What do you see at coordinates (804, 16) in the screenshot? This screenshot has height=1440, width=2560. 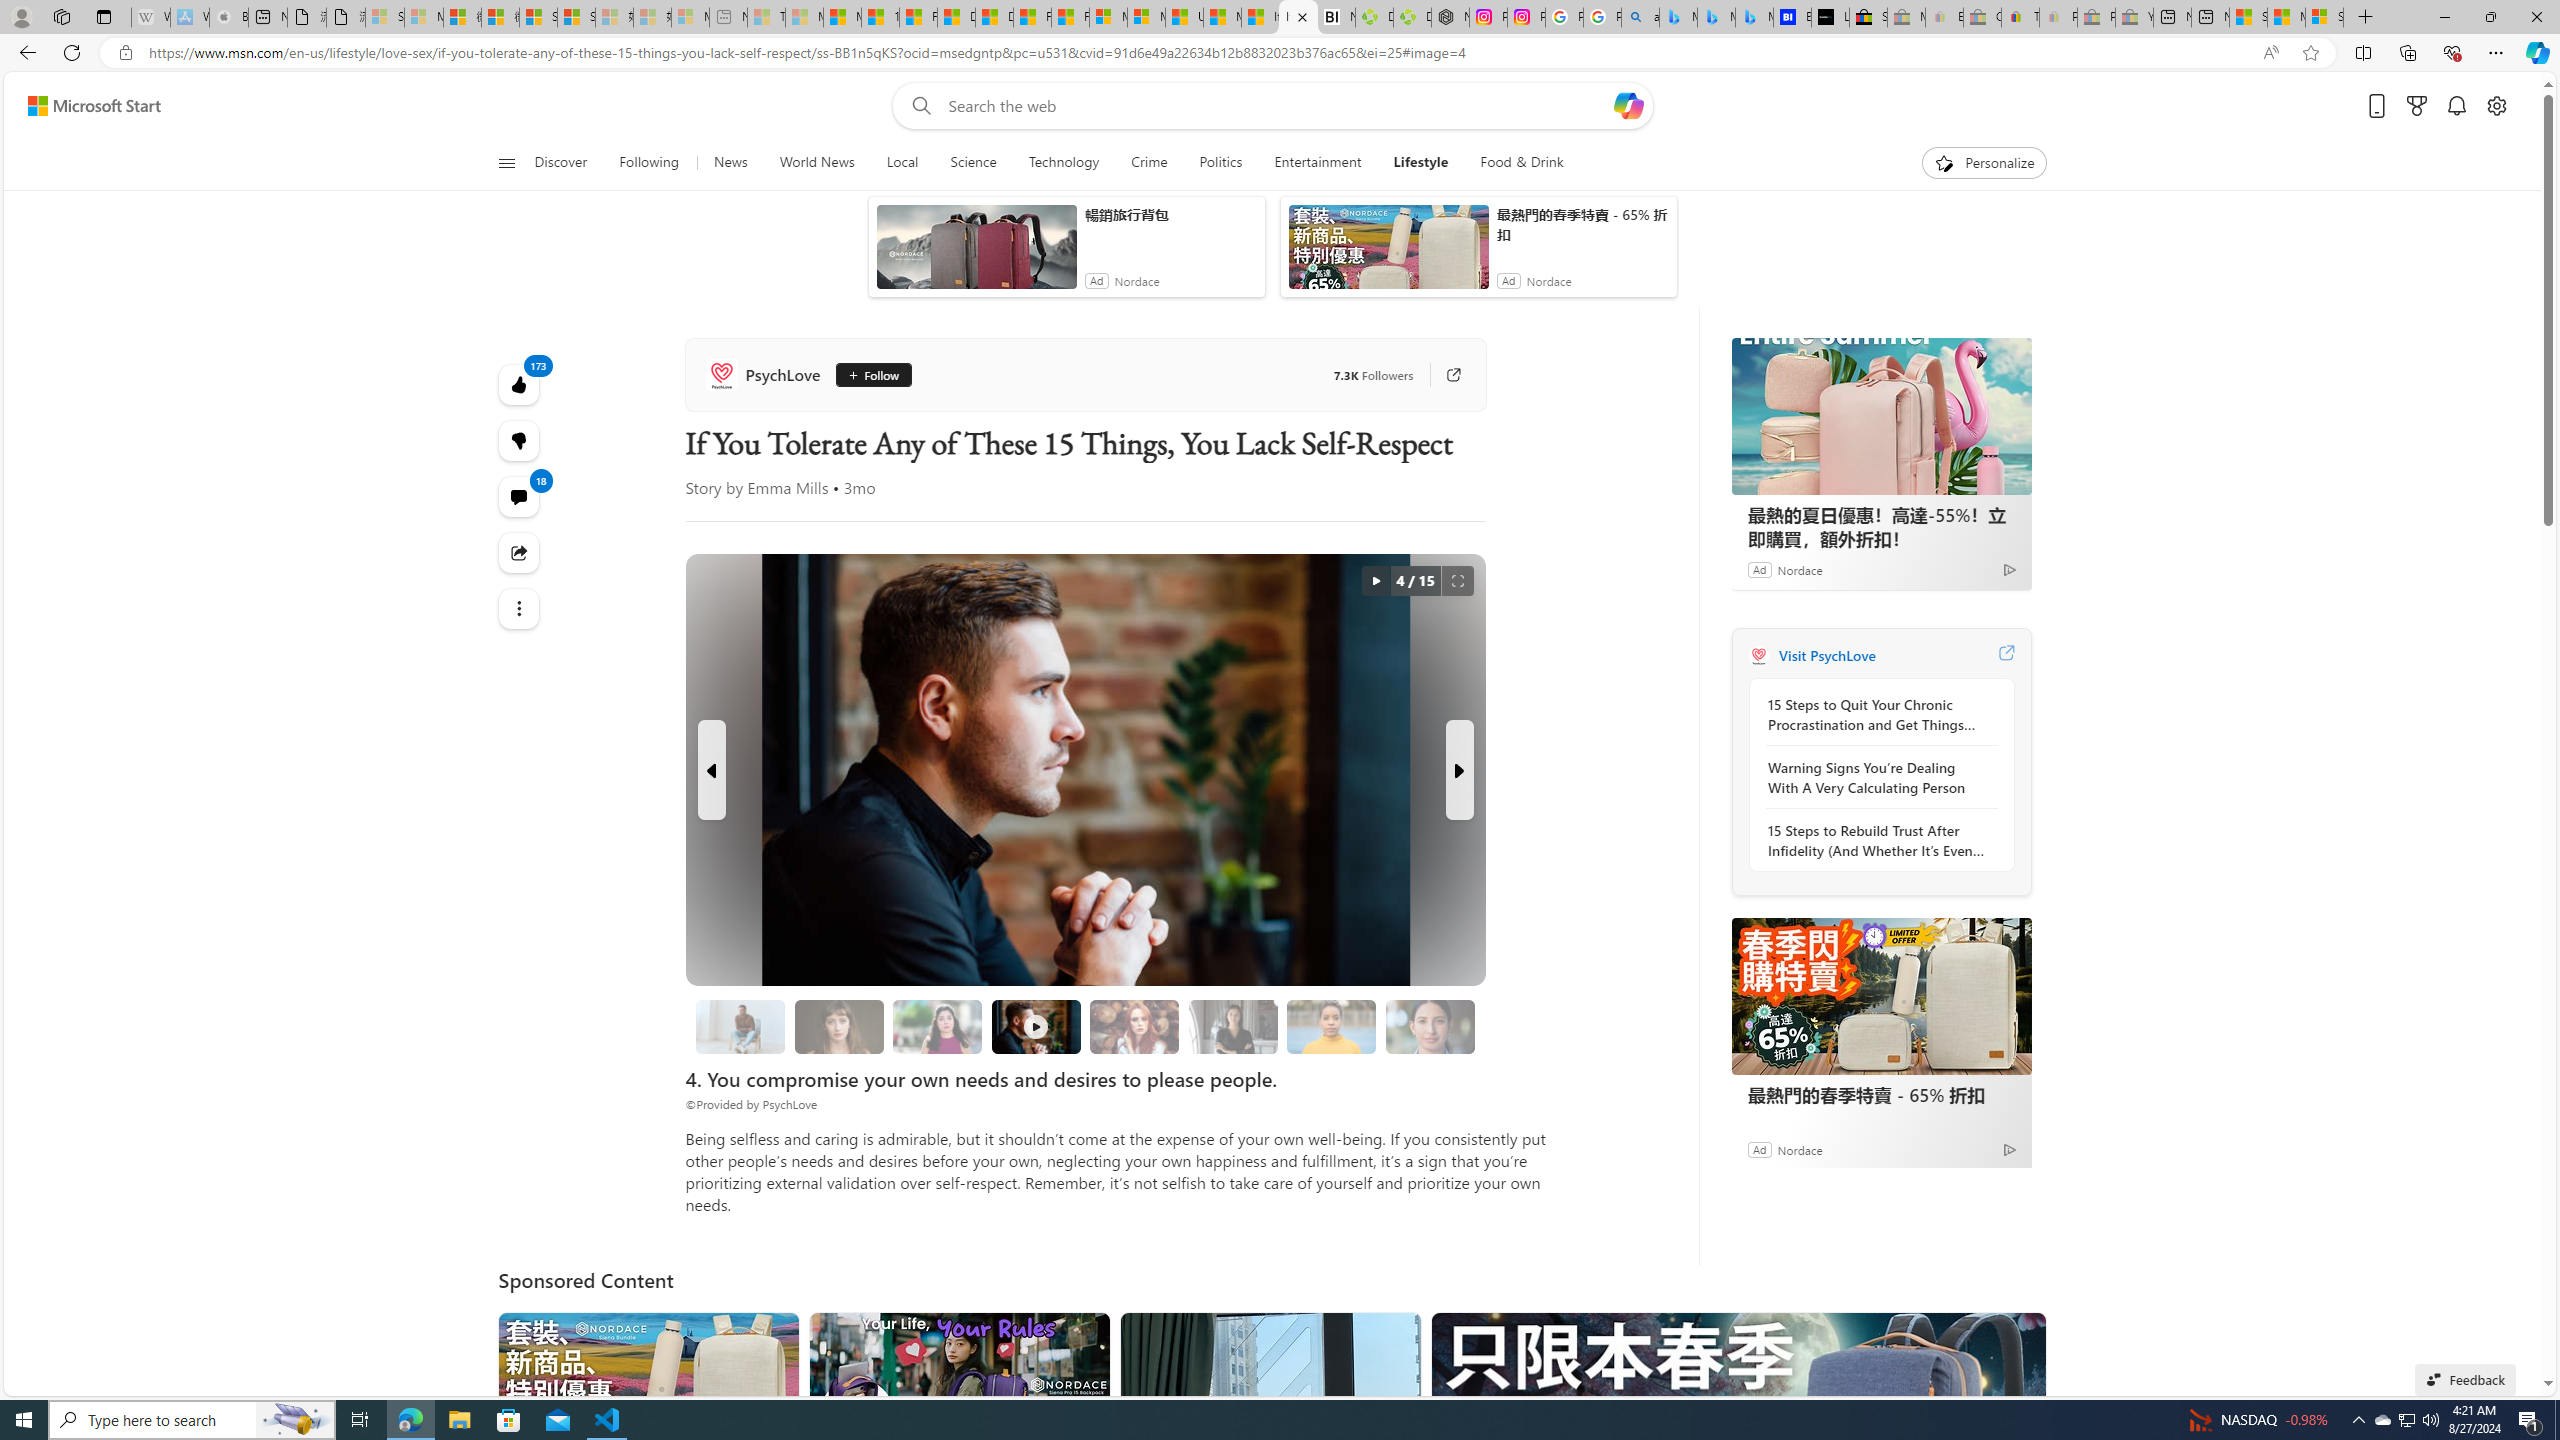 I see `'Marine life - MSN - Sleeping'` at bounding box center [804, 16].